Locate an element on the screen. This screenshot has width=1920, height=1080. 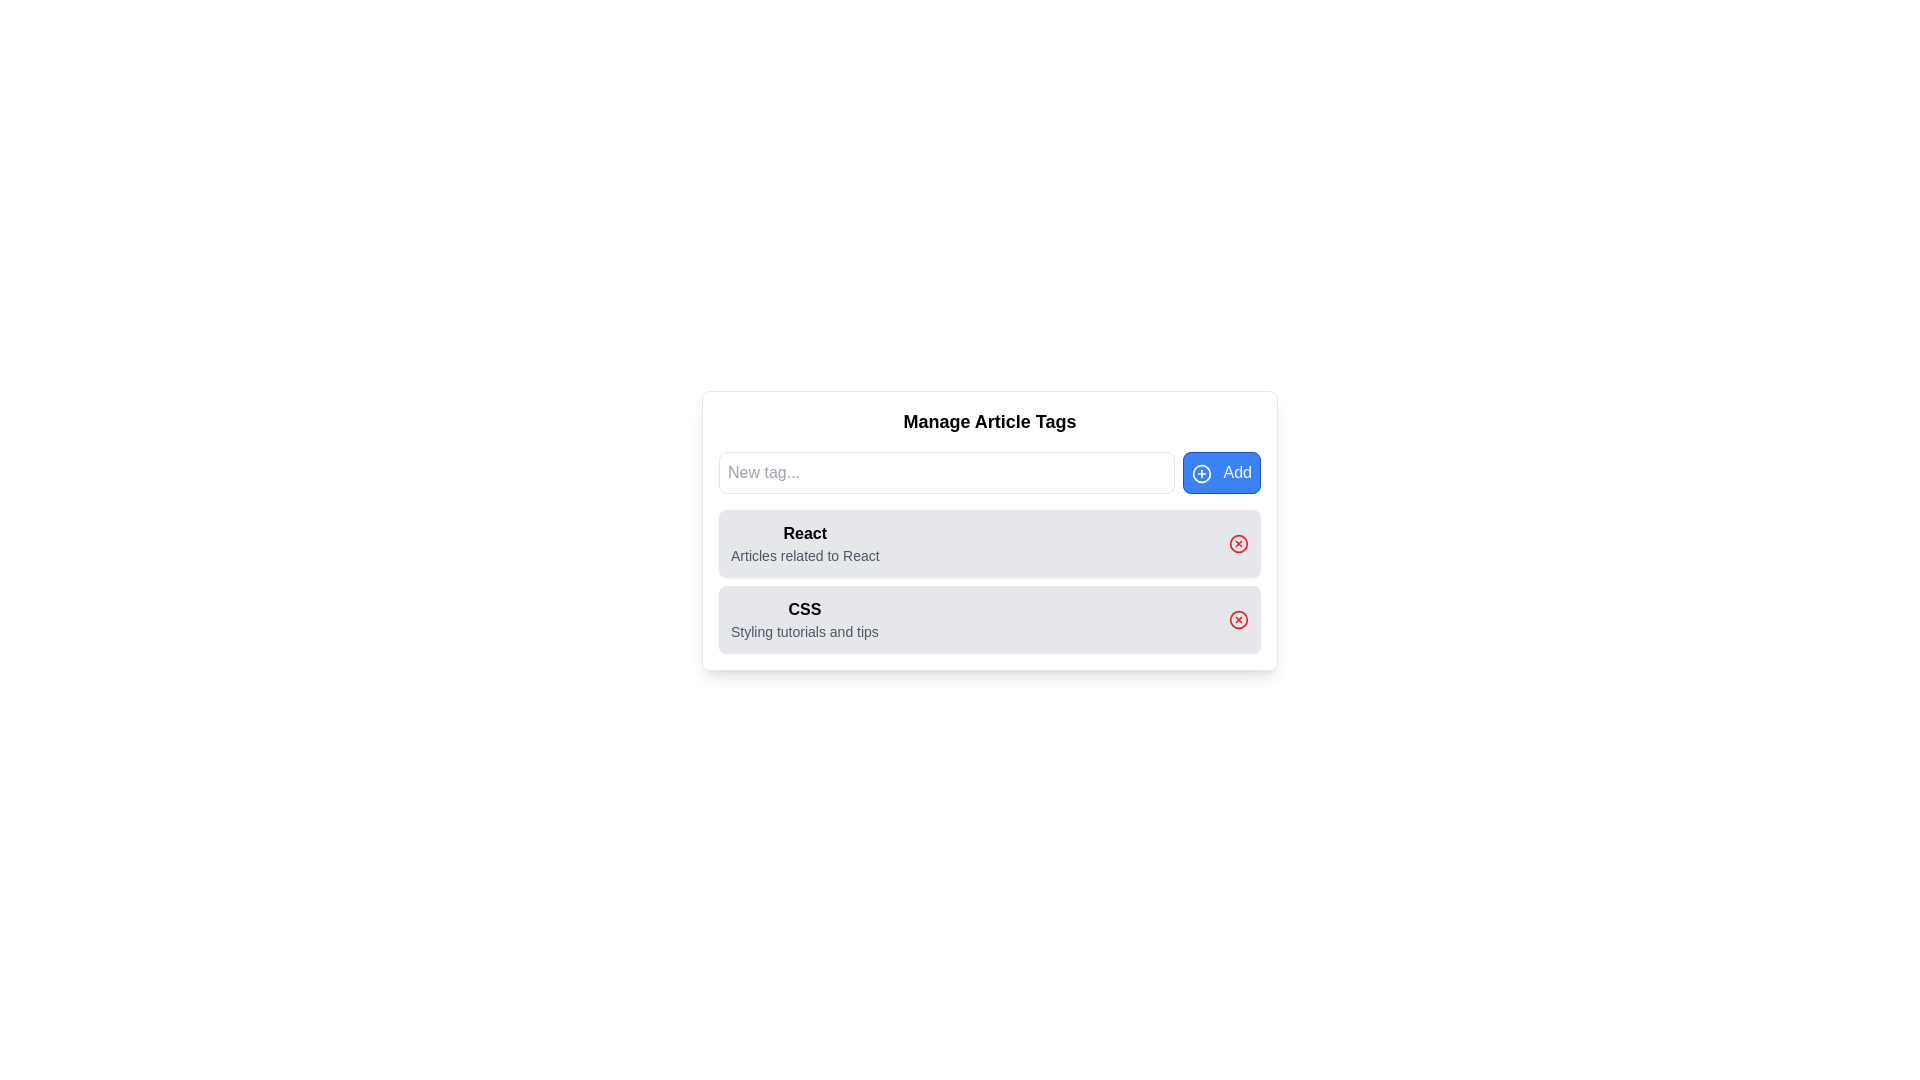
text label that identifies the tag 'React', which is positioned near the top-center of the first item in the list of tags, just below the input field labeled 'New tag...' is located at coordinates (805, 532).